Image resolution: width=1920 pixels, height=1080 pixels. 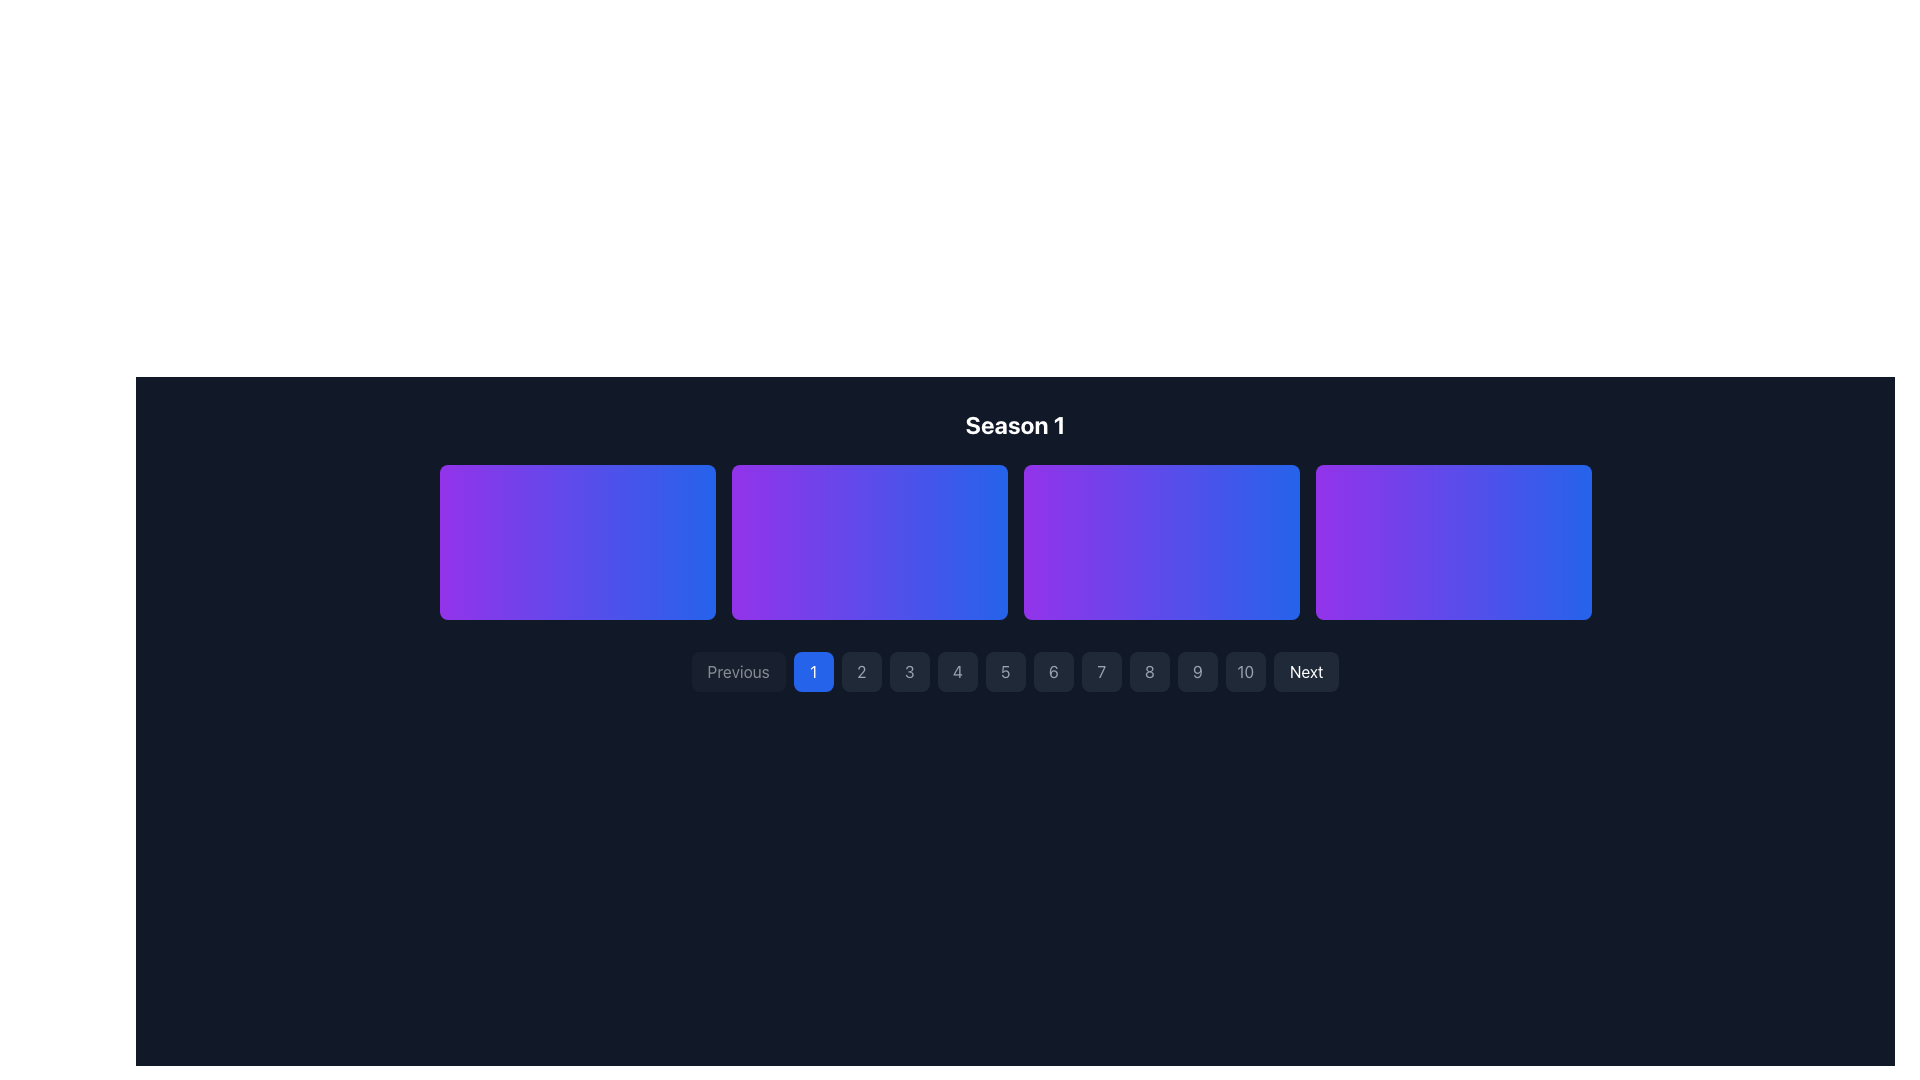 I want to click on the Text Label that serves as a heading for the season information section, located at the top center of the UI layout, so click(x=1015, y=423).